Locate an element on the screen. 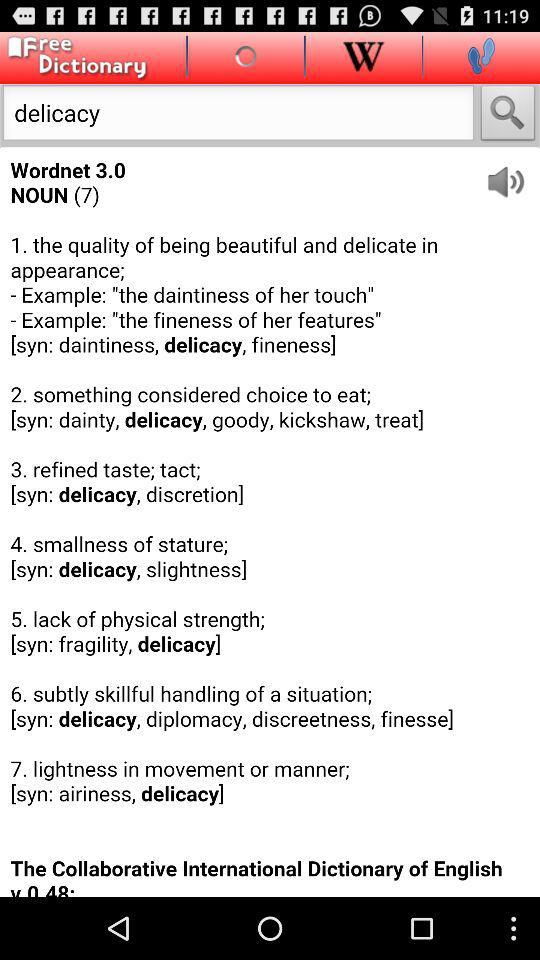 The height and width of the screenshot is (960, 540). free dictionary is located at coordinates (73, 57).